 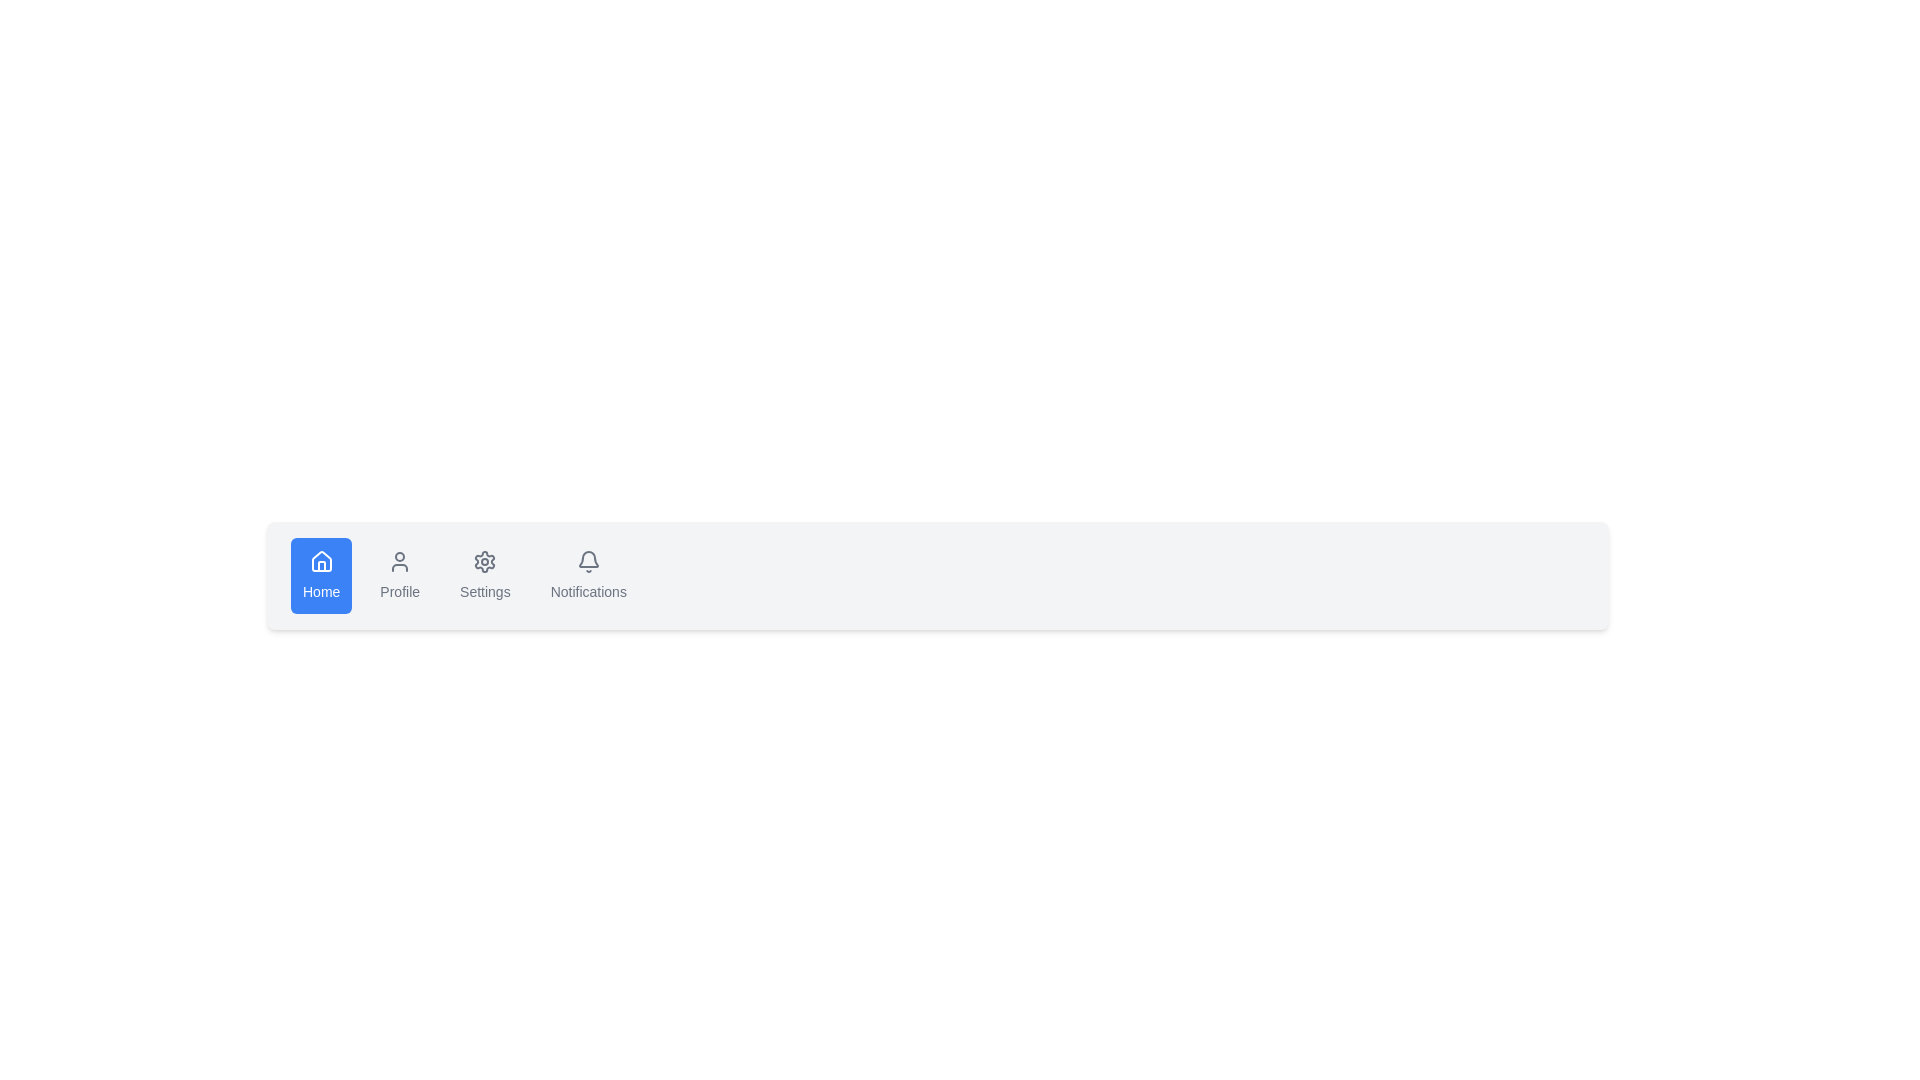 What do you see at coordinates (587, 590) in the screenshot?
I see `text label located below the bell icon that describes its functionality related to notifications` at bounding box center [587, 590].